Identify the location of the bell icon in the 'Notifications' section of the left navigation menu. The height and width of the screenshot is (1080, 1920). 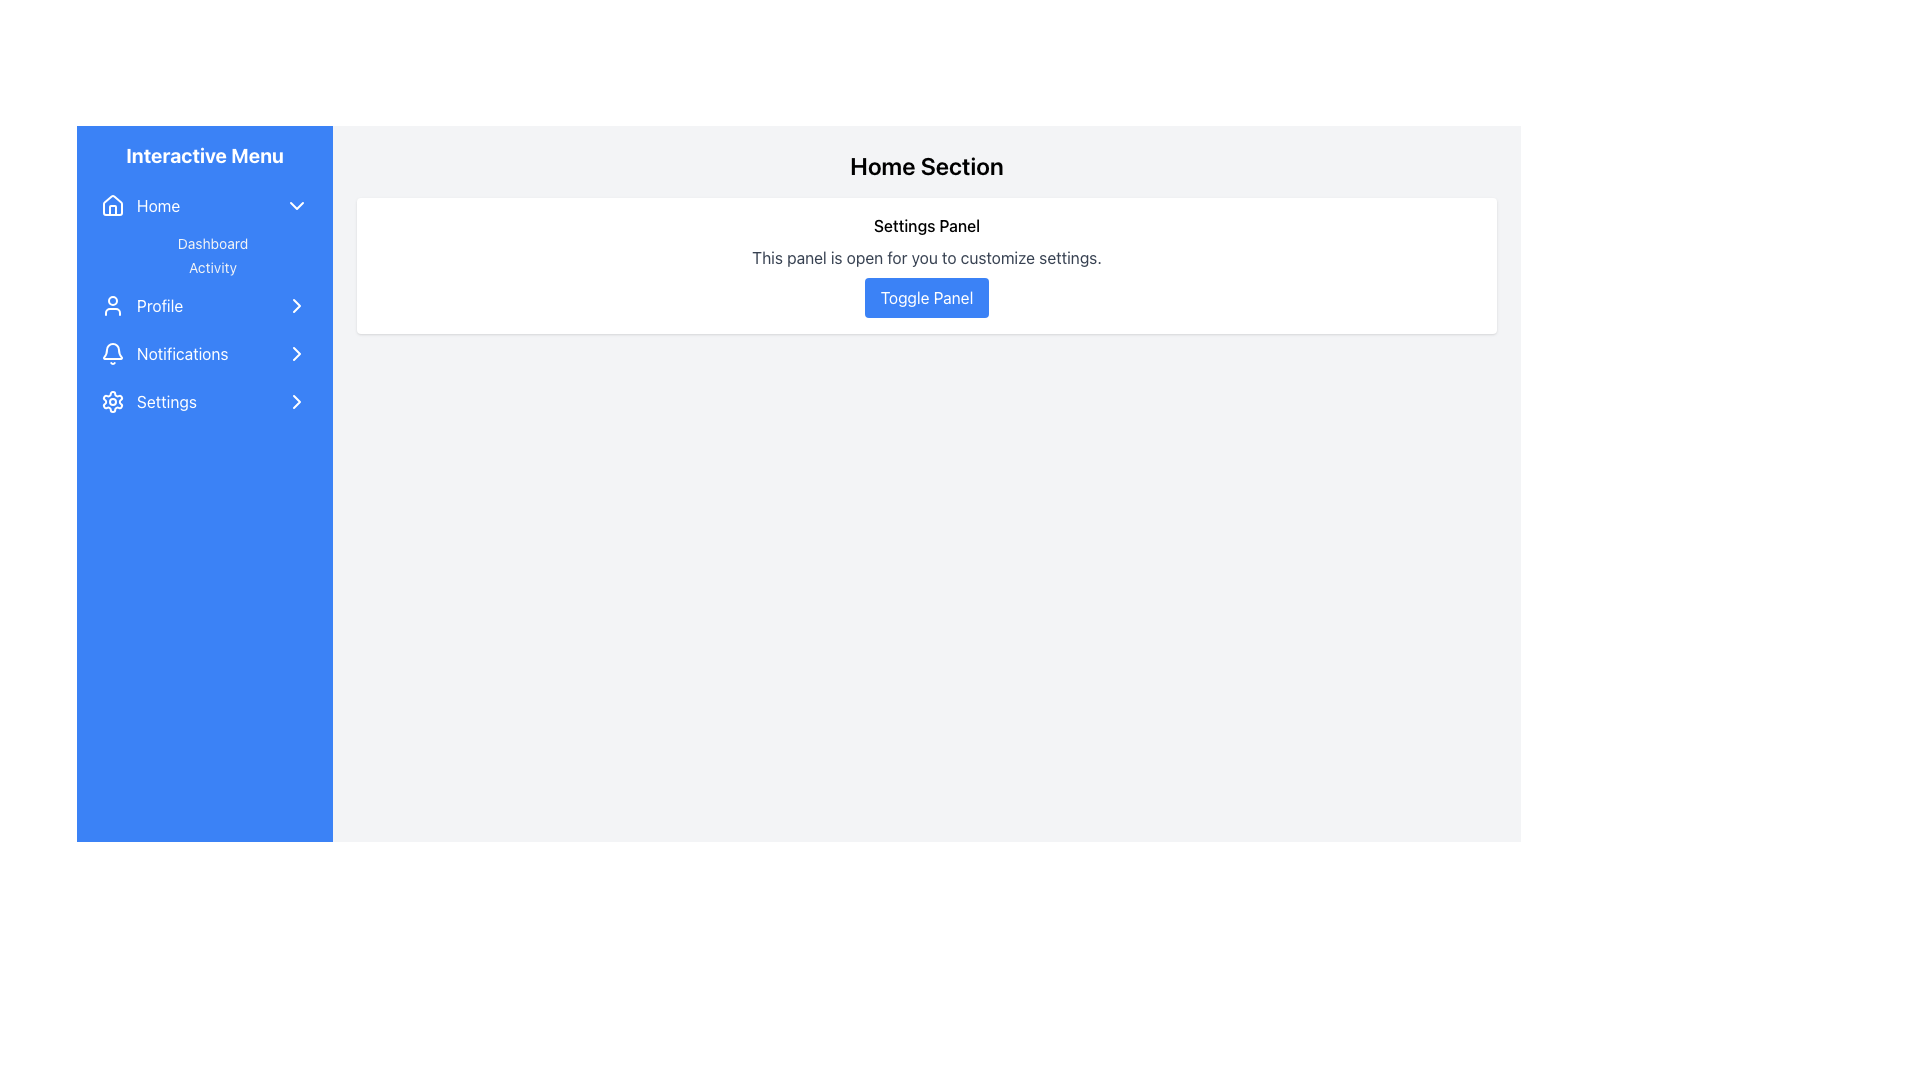
(112, 350).